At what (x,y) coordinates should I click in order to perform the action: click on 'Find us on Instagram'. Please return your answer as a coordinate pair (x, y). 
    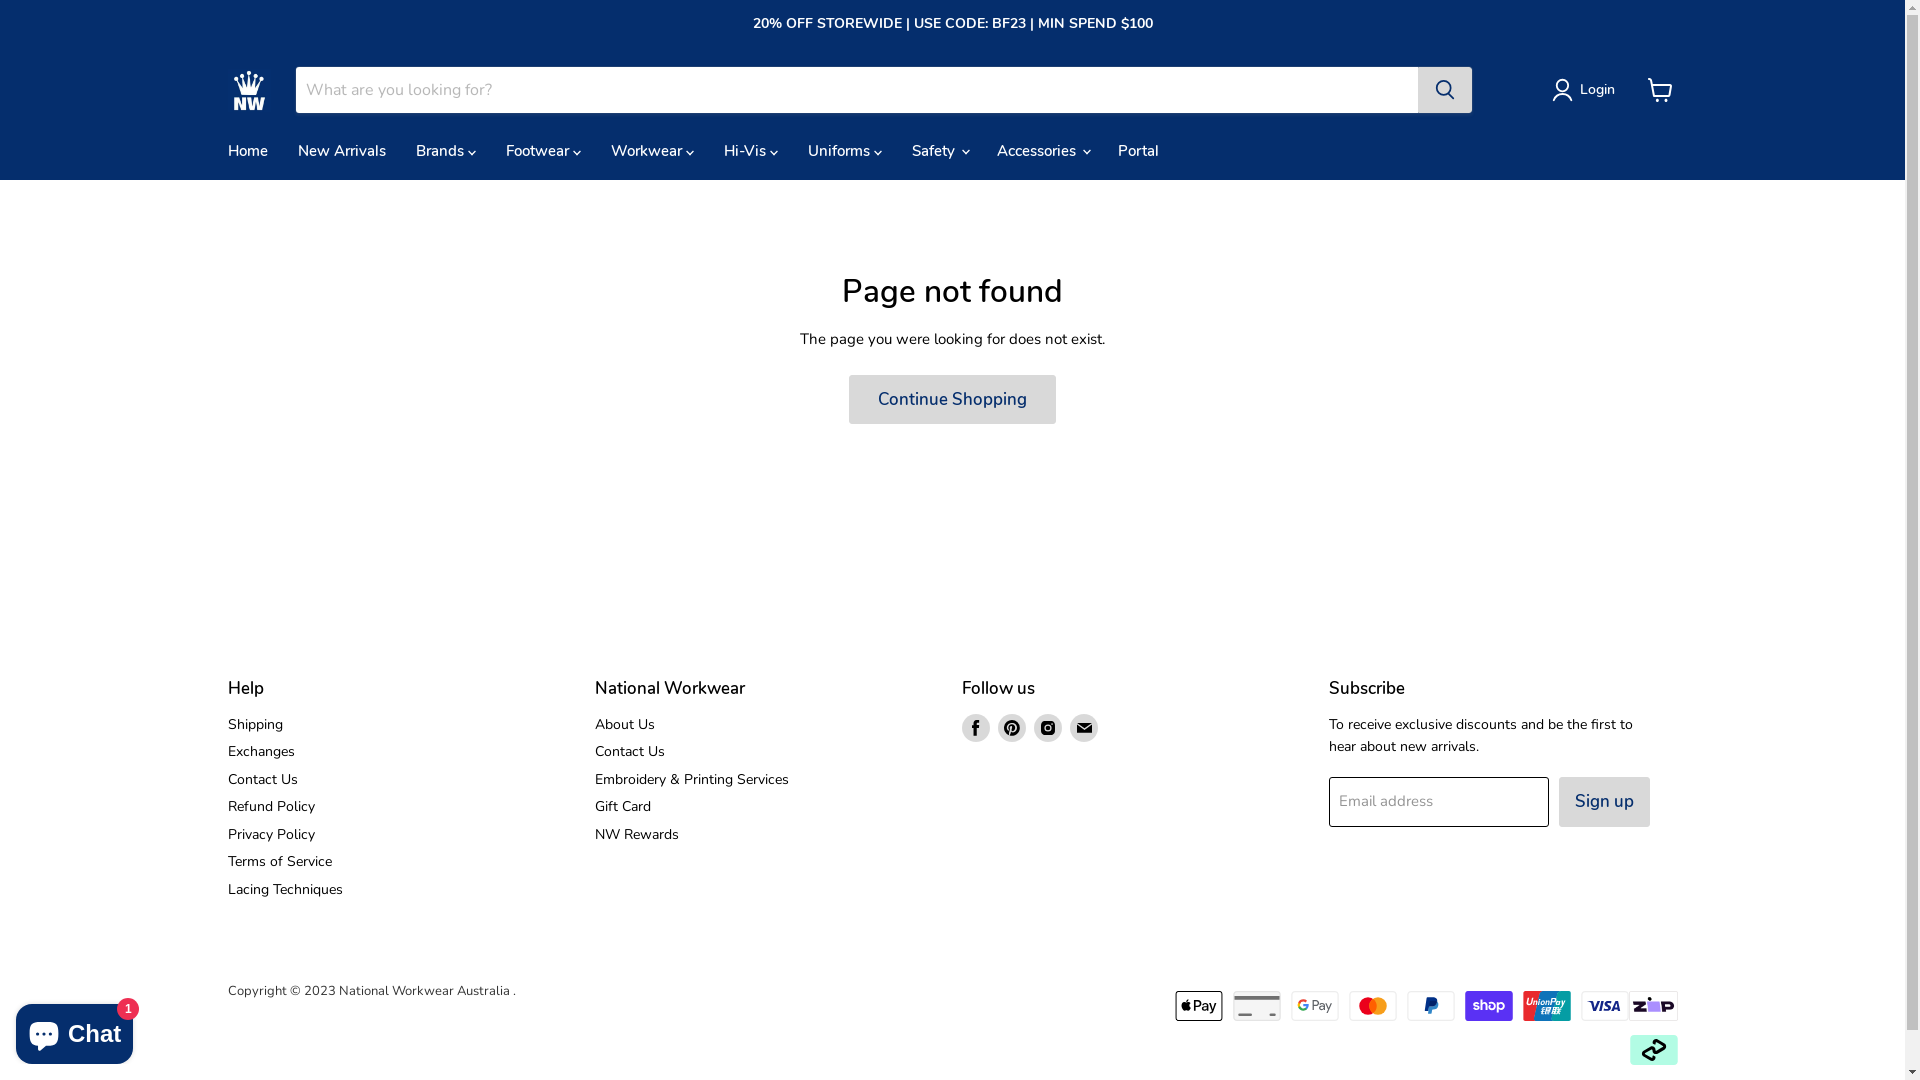
    Looking at the image, I should click on (1046, 728).